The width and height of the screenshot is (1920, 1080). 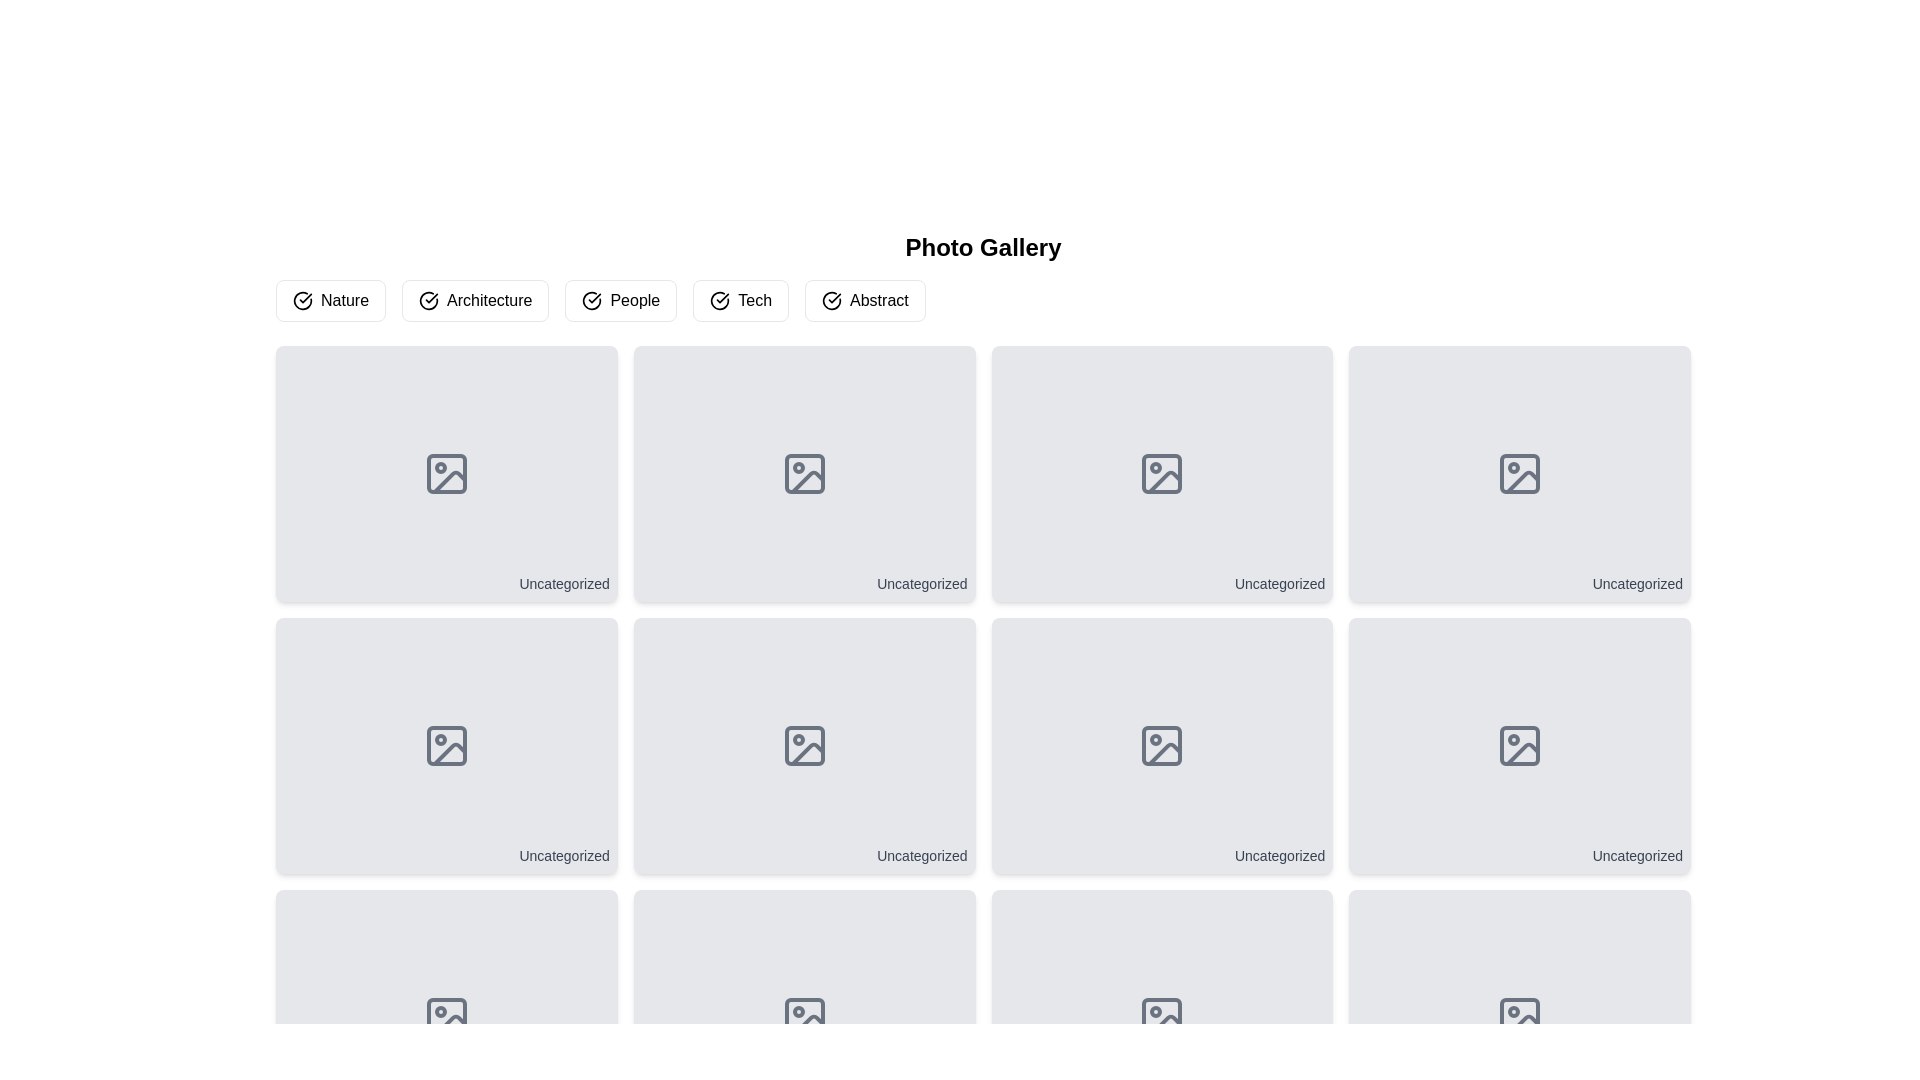 I want to click on the Card element located in the first row and second column of the grid layout, which serves as a placeholder for a content item, so click(x=804, y=474).